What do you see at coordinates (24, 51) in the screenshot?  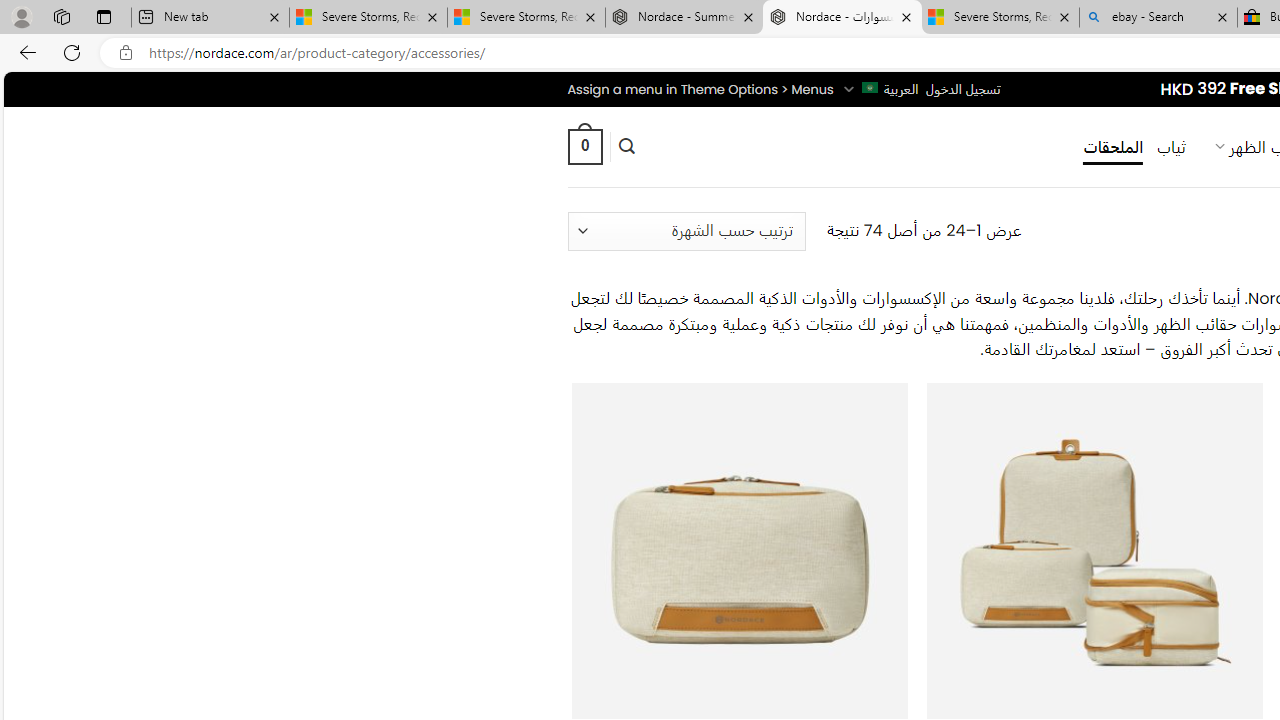 I see `'Back'` at bounding box center [24, 51].